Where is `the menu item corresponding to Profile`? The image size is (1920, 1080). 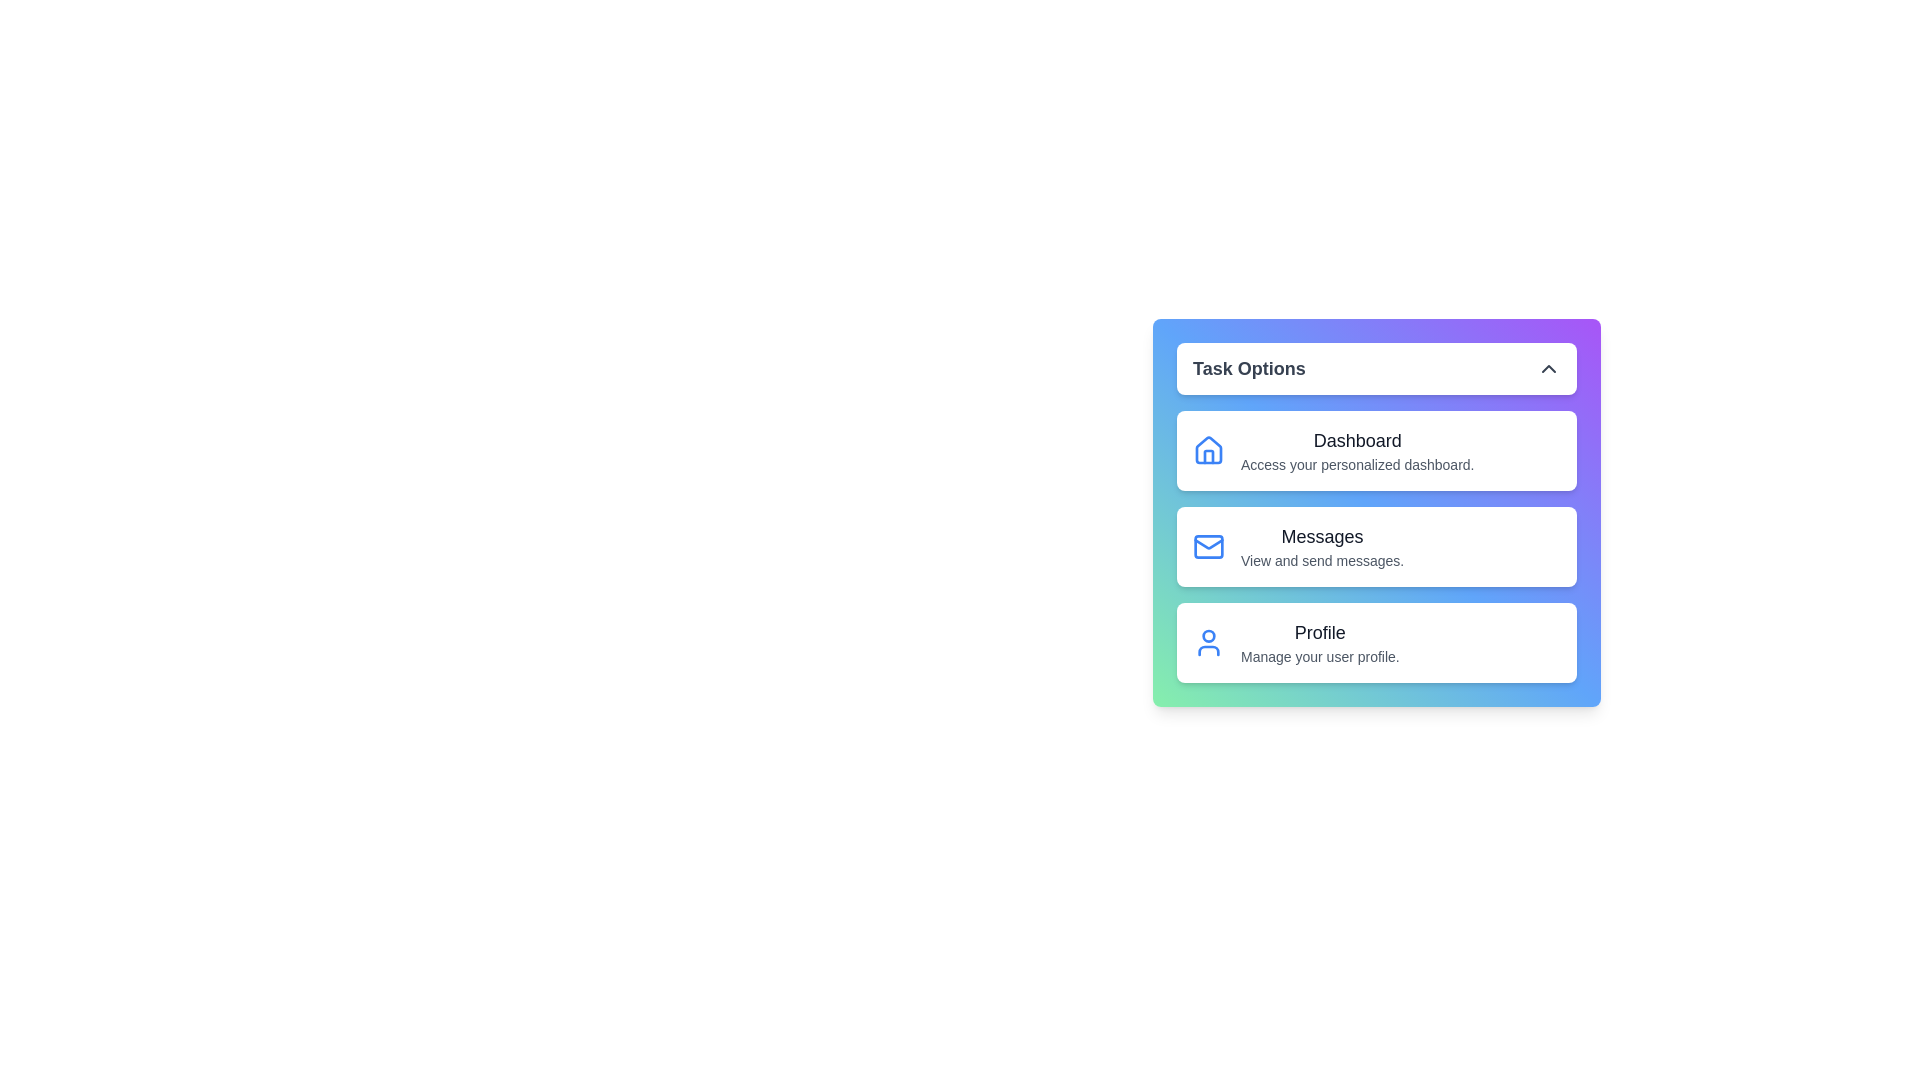
the menu item corresponding to Profile is located at coordinates (1376, 643).